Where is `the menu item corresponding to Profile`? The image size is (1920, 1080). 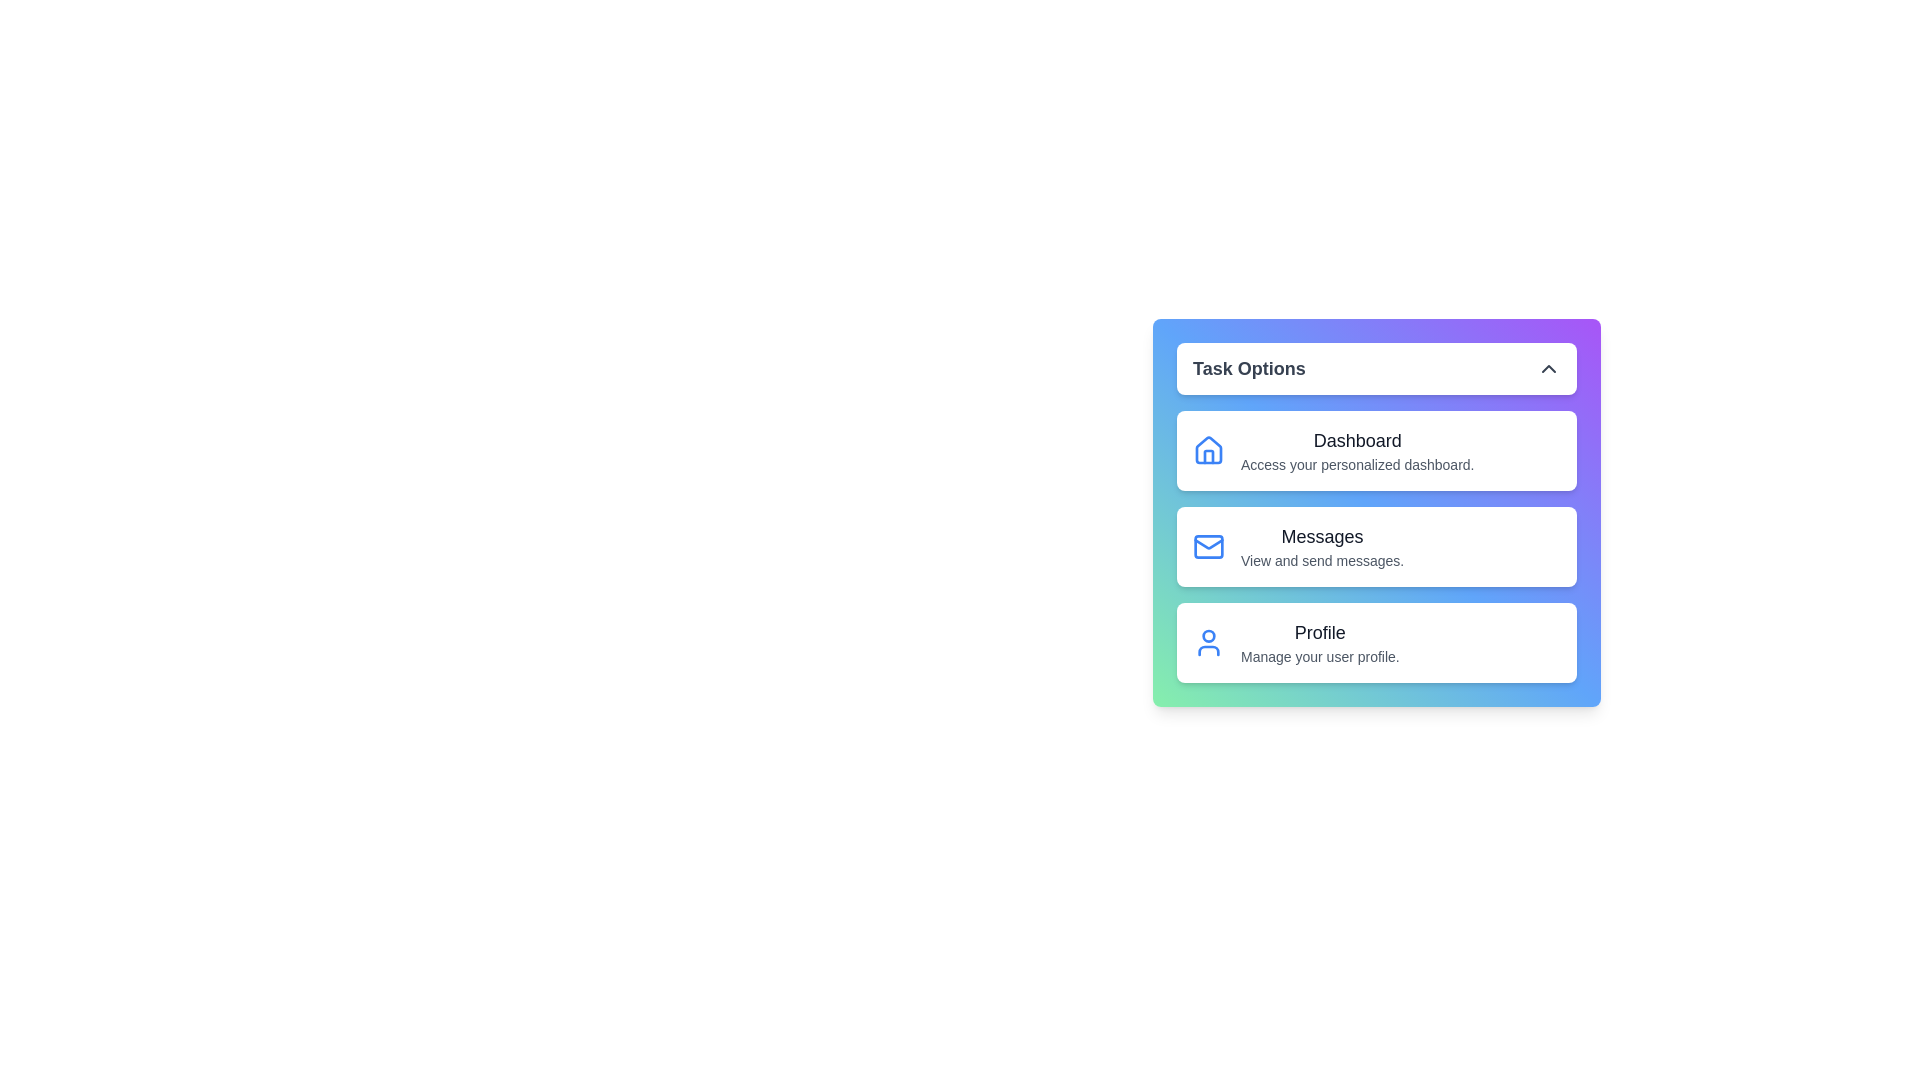
the menu item corresponding to Profile is located at coordinates (1376, 643).